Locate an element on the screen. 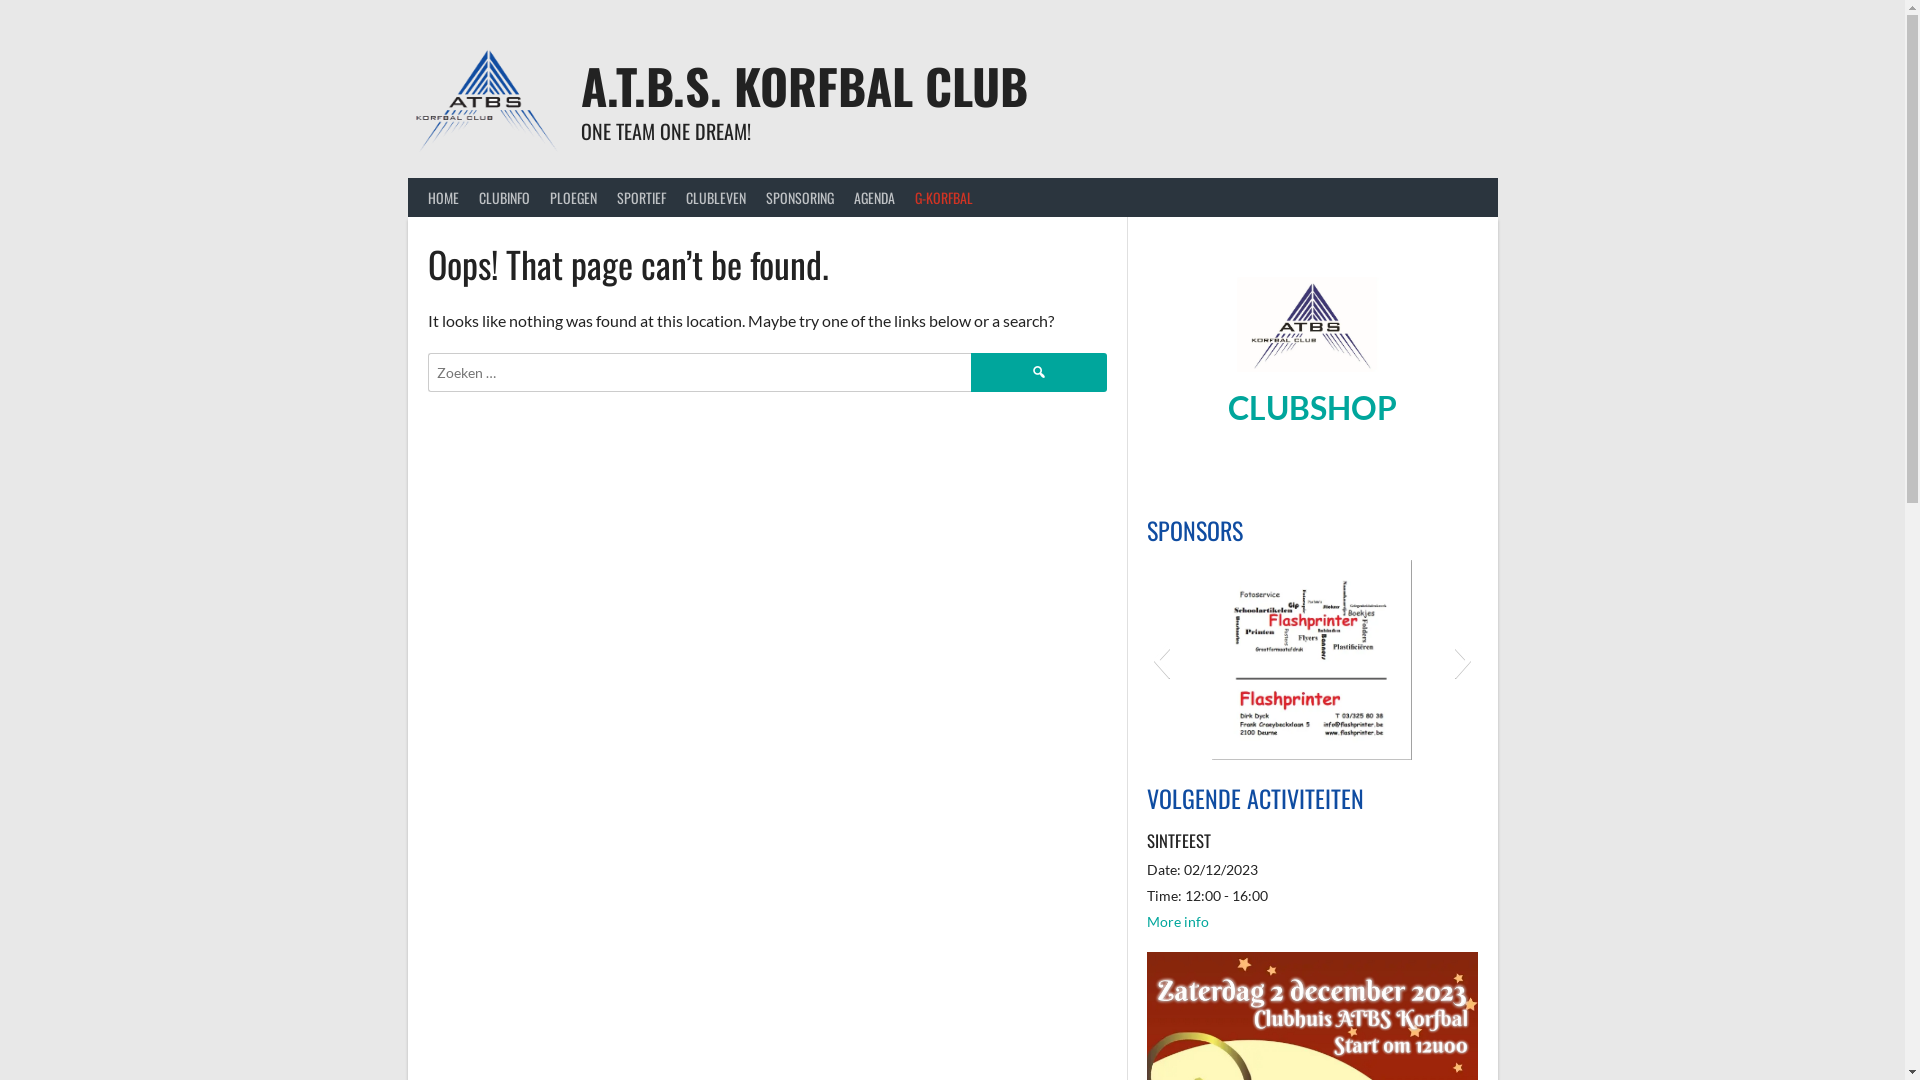 The width and height of the screenshot is (1920, 1080). 'CLUBSHOP' is located at coordinates (1227, 406).